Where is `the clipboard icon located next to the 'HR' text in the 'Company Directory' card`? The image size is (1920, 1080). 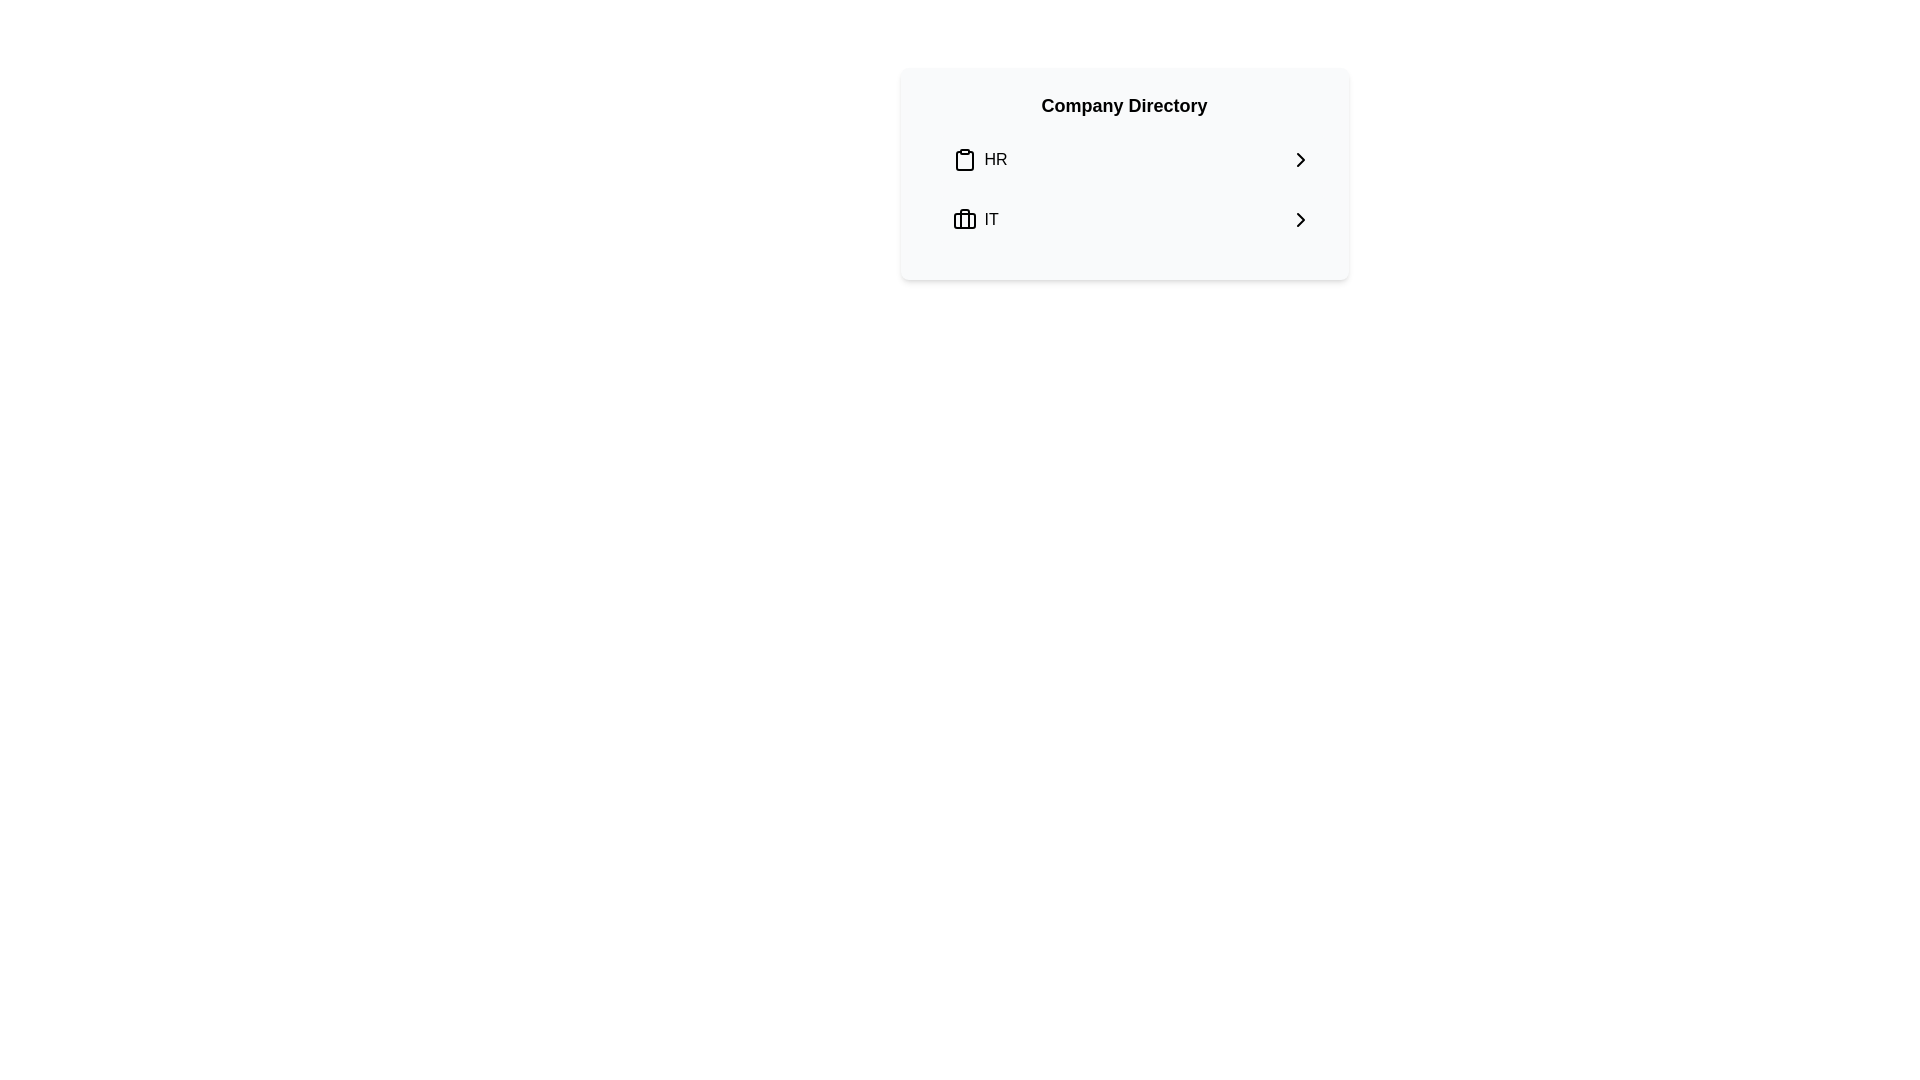 the clipboard icon located next to the 'HR' text in the 'Company Directory' card is located at coordinates (964, 160).